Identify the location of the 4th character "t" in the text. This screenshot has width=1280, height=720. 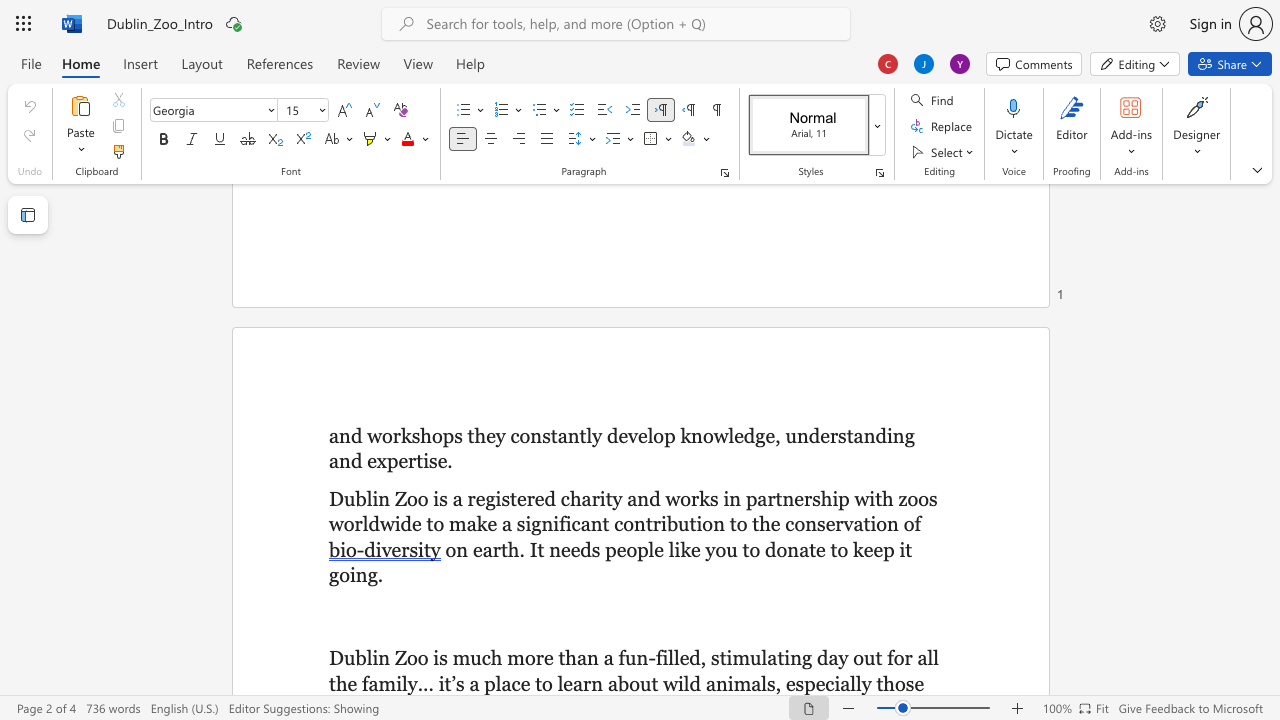
(878, 658).